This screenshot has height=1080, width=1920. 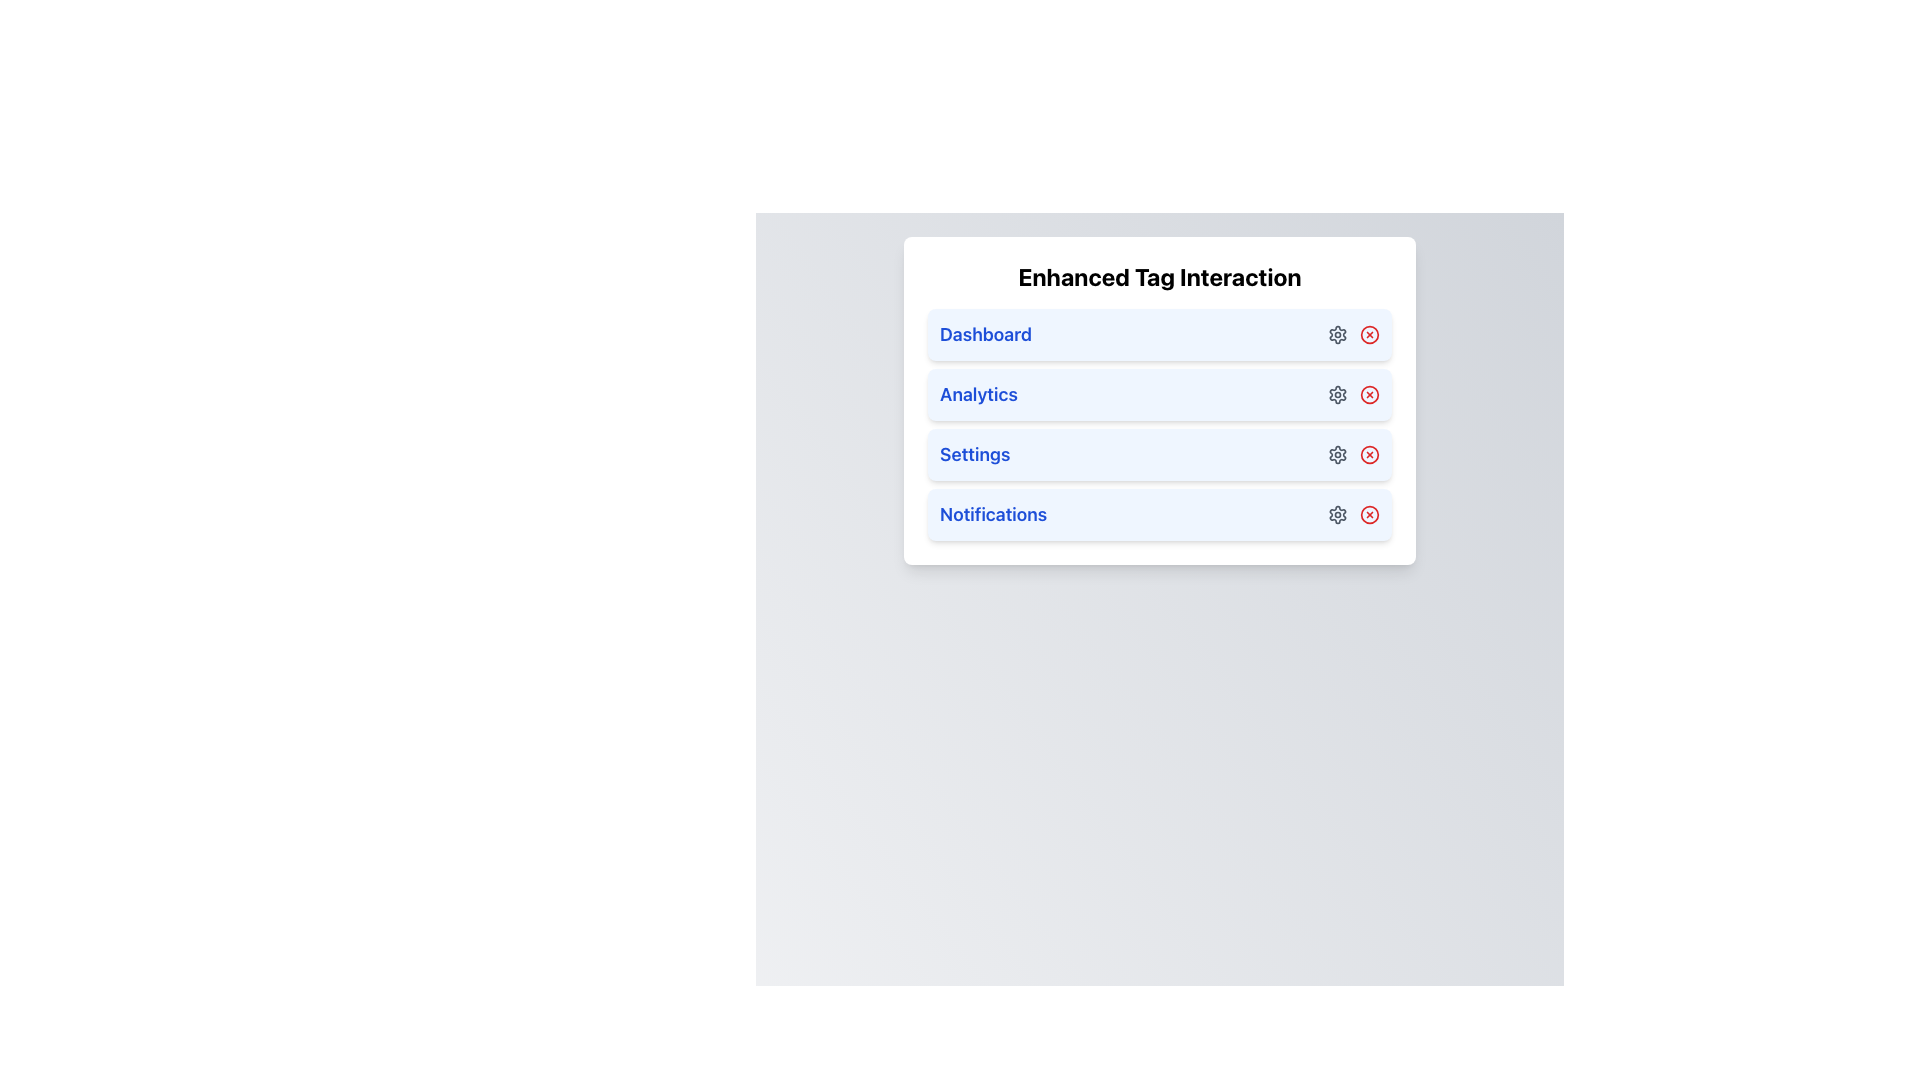 I want to click on the Circular SVG Icon that serves as the deletion button for the 'Settings' entry, located to the right of the 'Settings' text in the third row of the interaction list, so click(x=1368, y=455).